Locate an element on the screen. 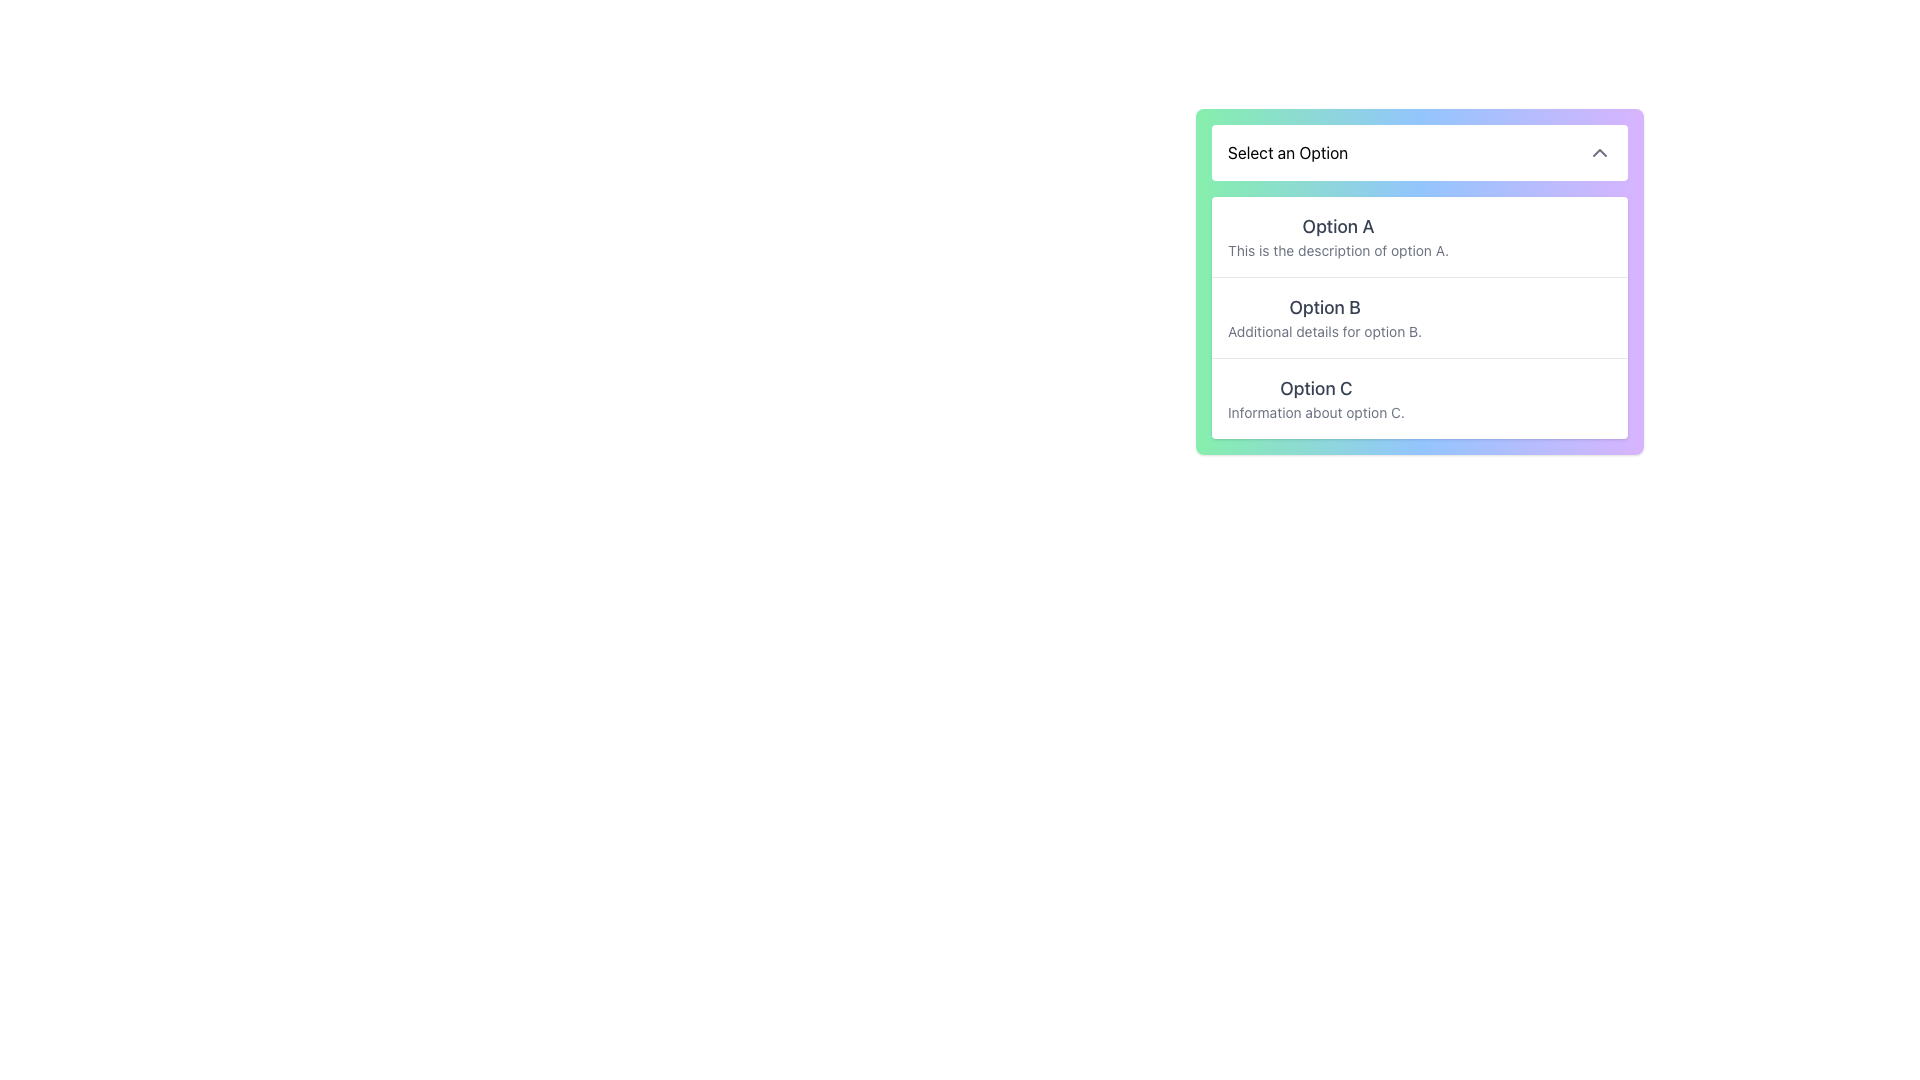 The width and height of the screenshot is (1920, 1080). the selectable text block labeled 'Option B' located under the header 'Select an Option' is located at coordinates (1324, 316).